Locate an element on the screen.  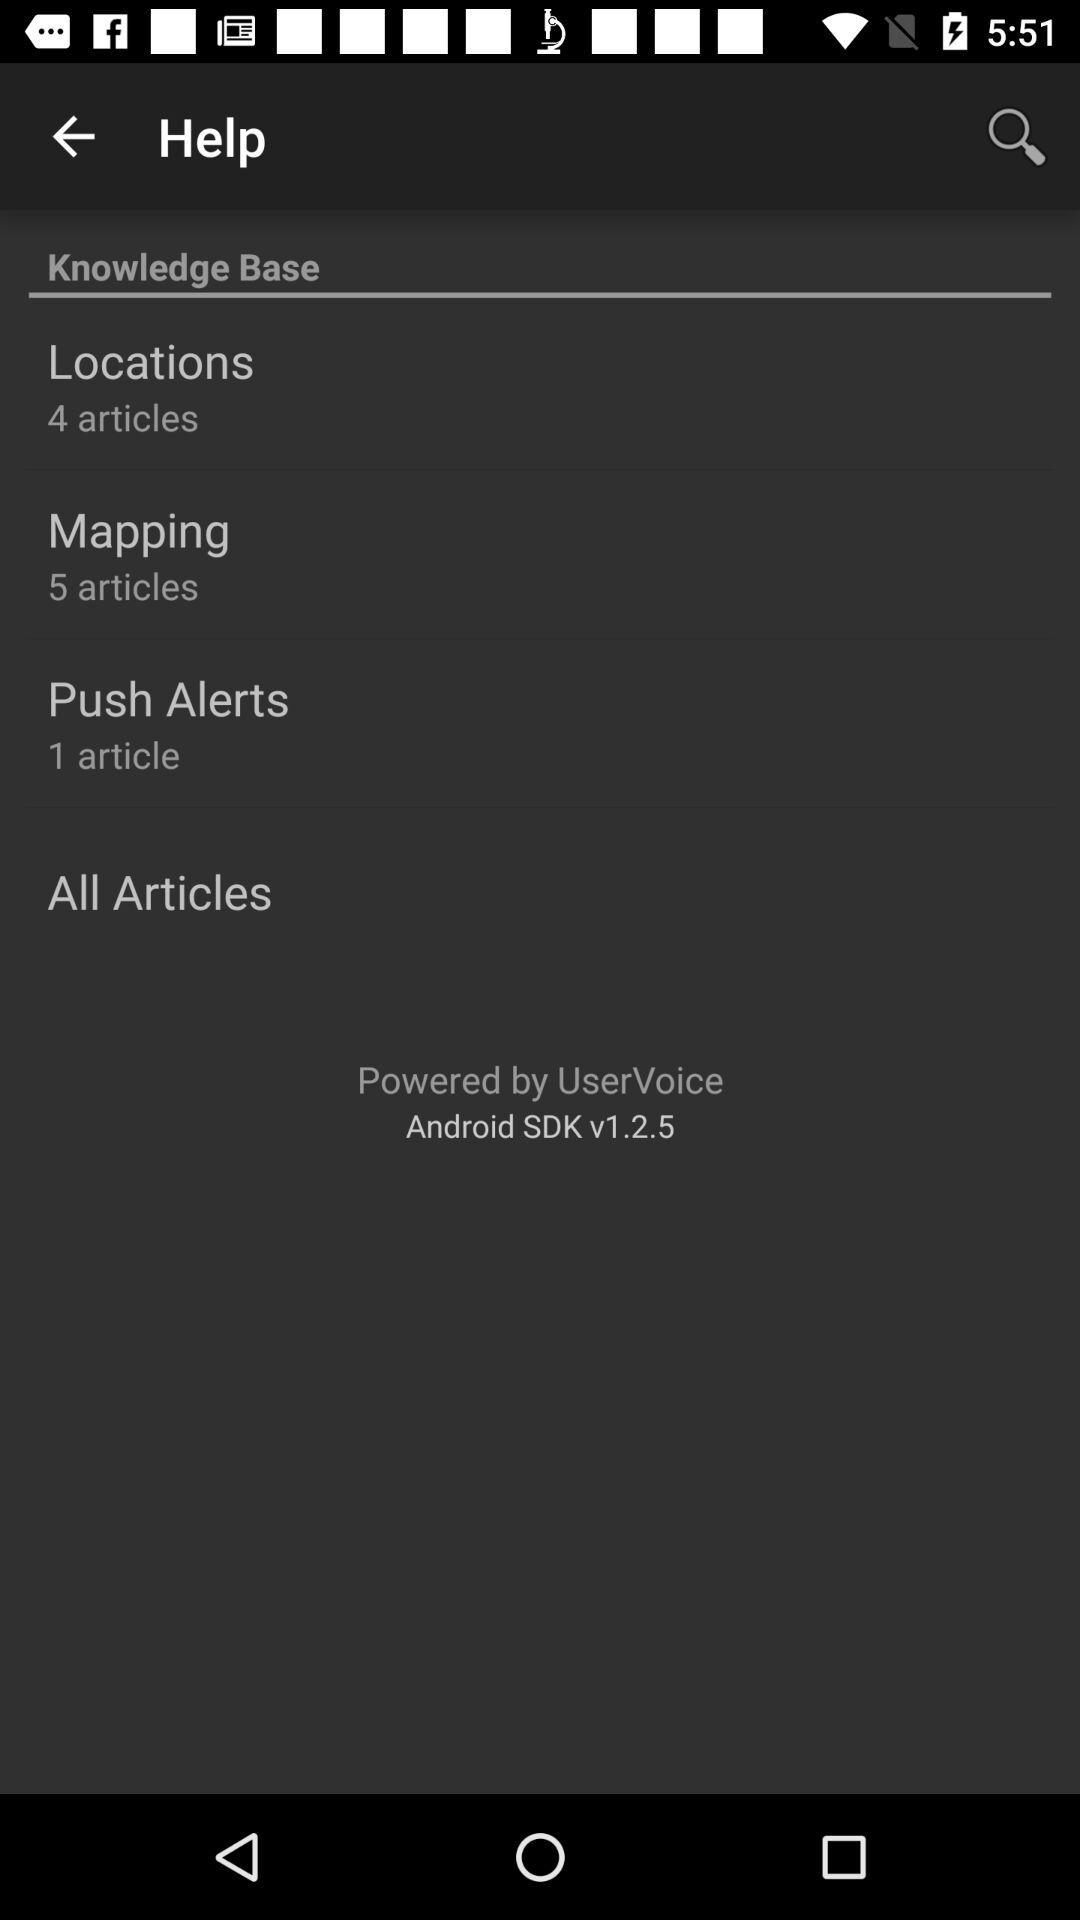
the icon below all articles icon is located at coordinates (540, 1078).